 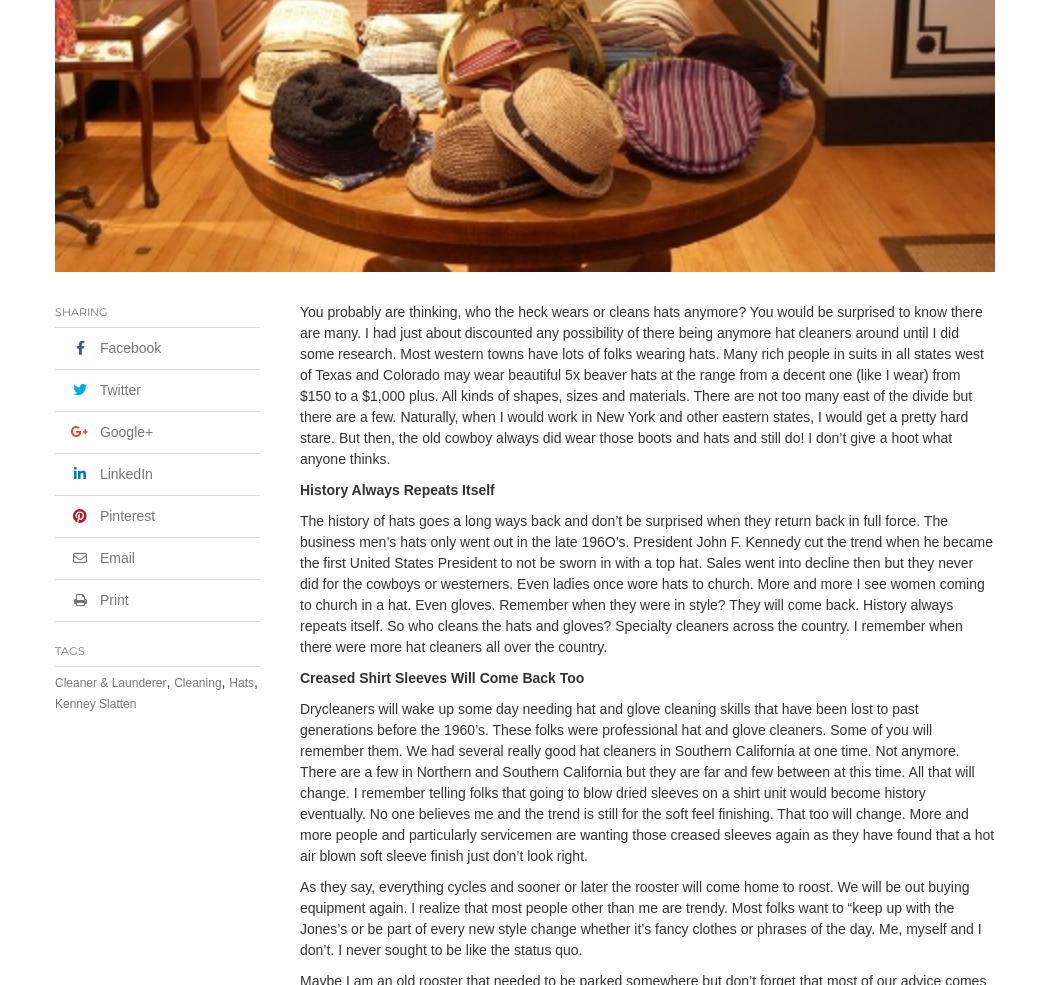 I want to click on 'Drycleaners will wake up some day needing hat and glove cleaning skills that have been lost to past generations before the 1960’s. These folks were professional hat and glove cleaners. Some of you will remember them. We had several really good hat cleaners in Southern California at one time. Not anymore. There are a few in Northern and Southern California but they are far and few between at this time. All that will change. I remember telling folks that going to blow dried sleeves on a shirt unit would become history eventually. No one believes me and the trend is still for the soft feel finishing. That too will change. More and more people and particularly servicemen are wanting those creased sleeves again as they have found that a hot air blown soft sleeve finish just don’t look right.', so click(x=646, y=782).